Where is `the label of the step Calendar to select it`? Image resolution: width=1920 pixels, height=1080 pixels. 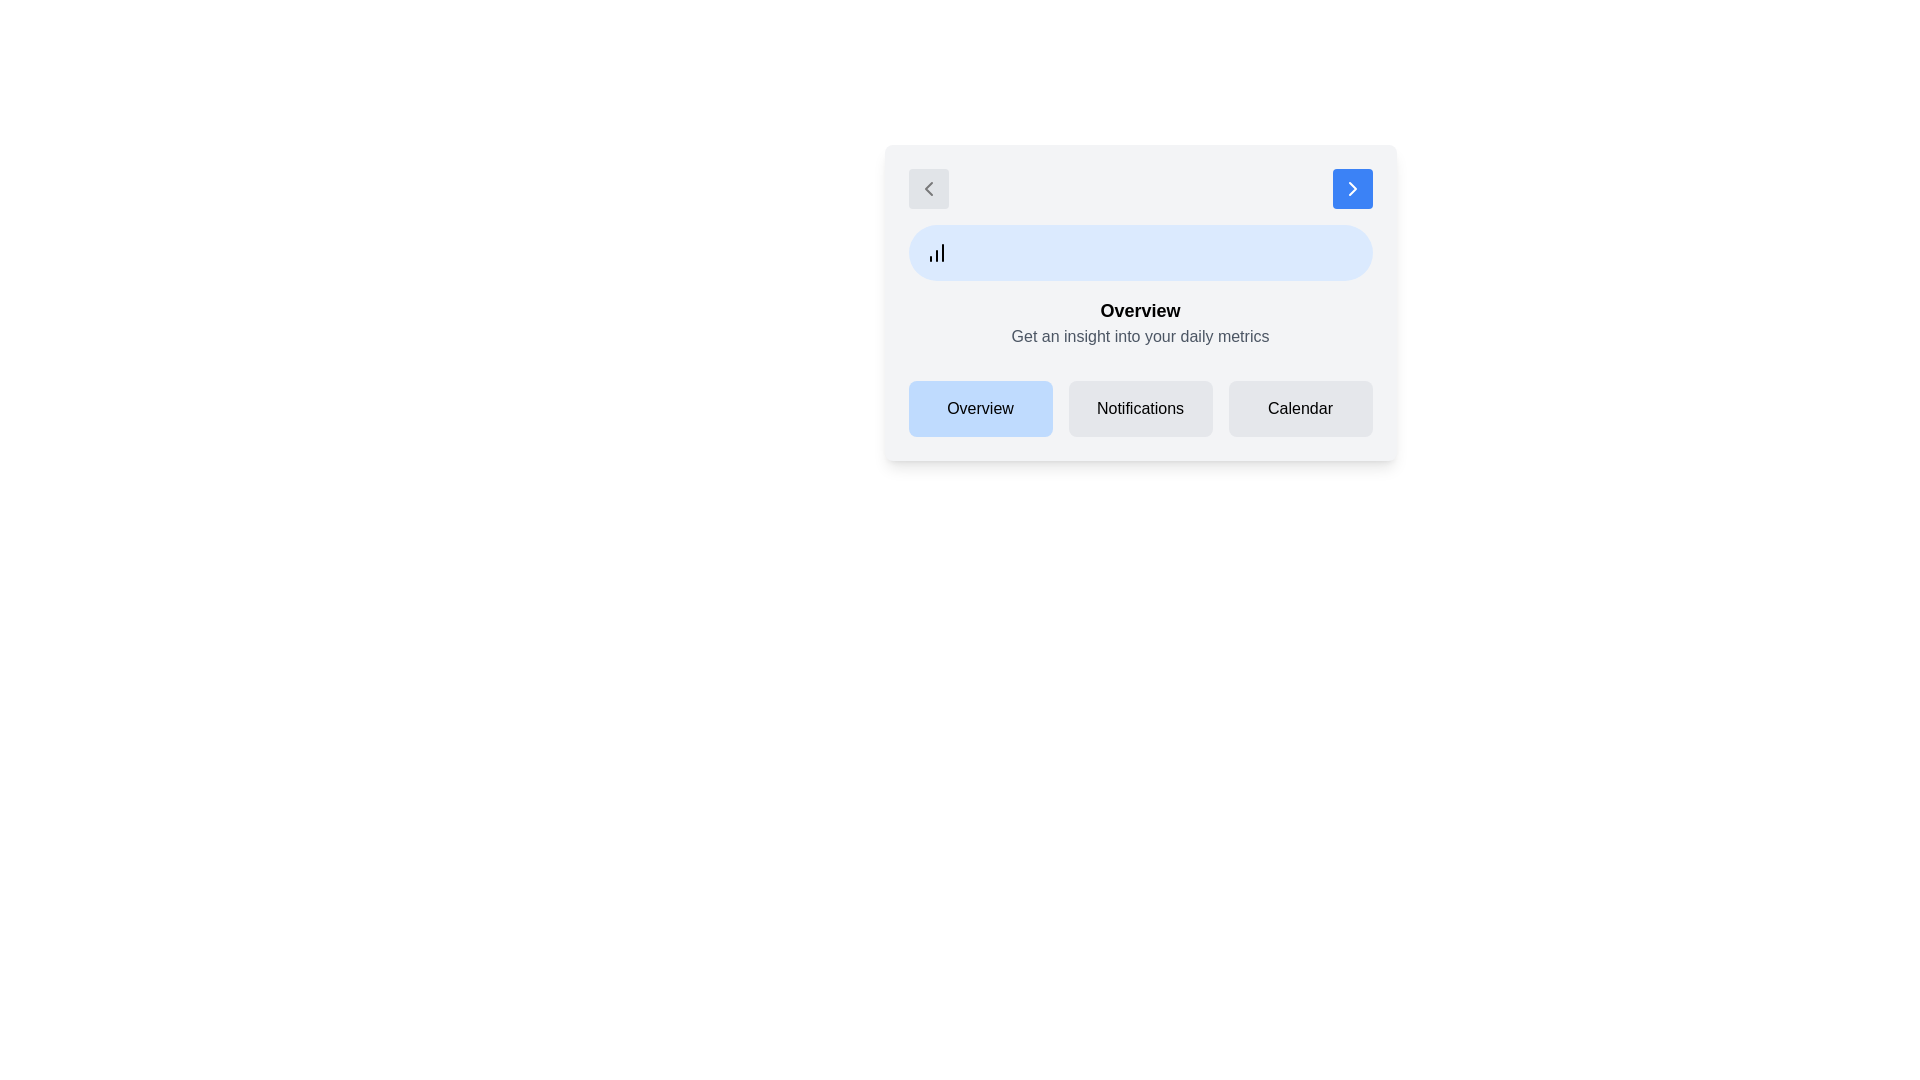
the label of the step Calendar to select it is located at coordinates (1300, 407).